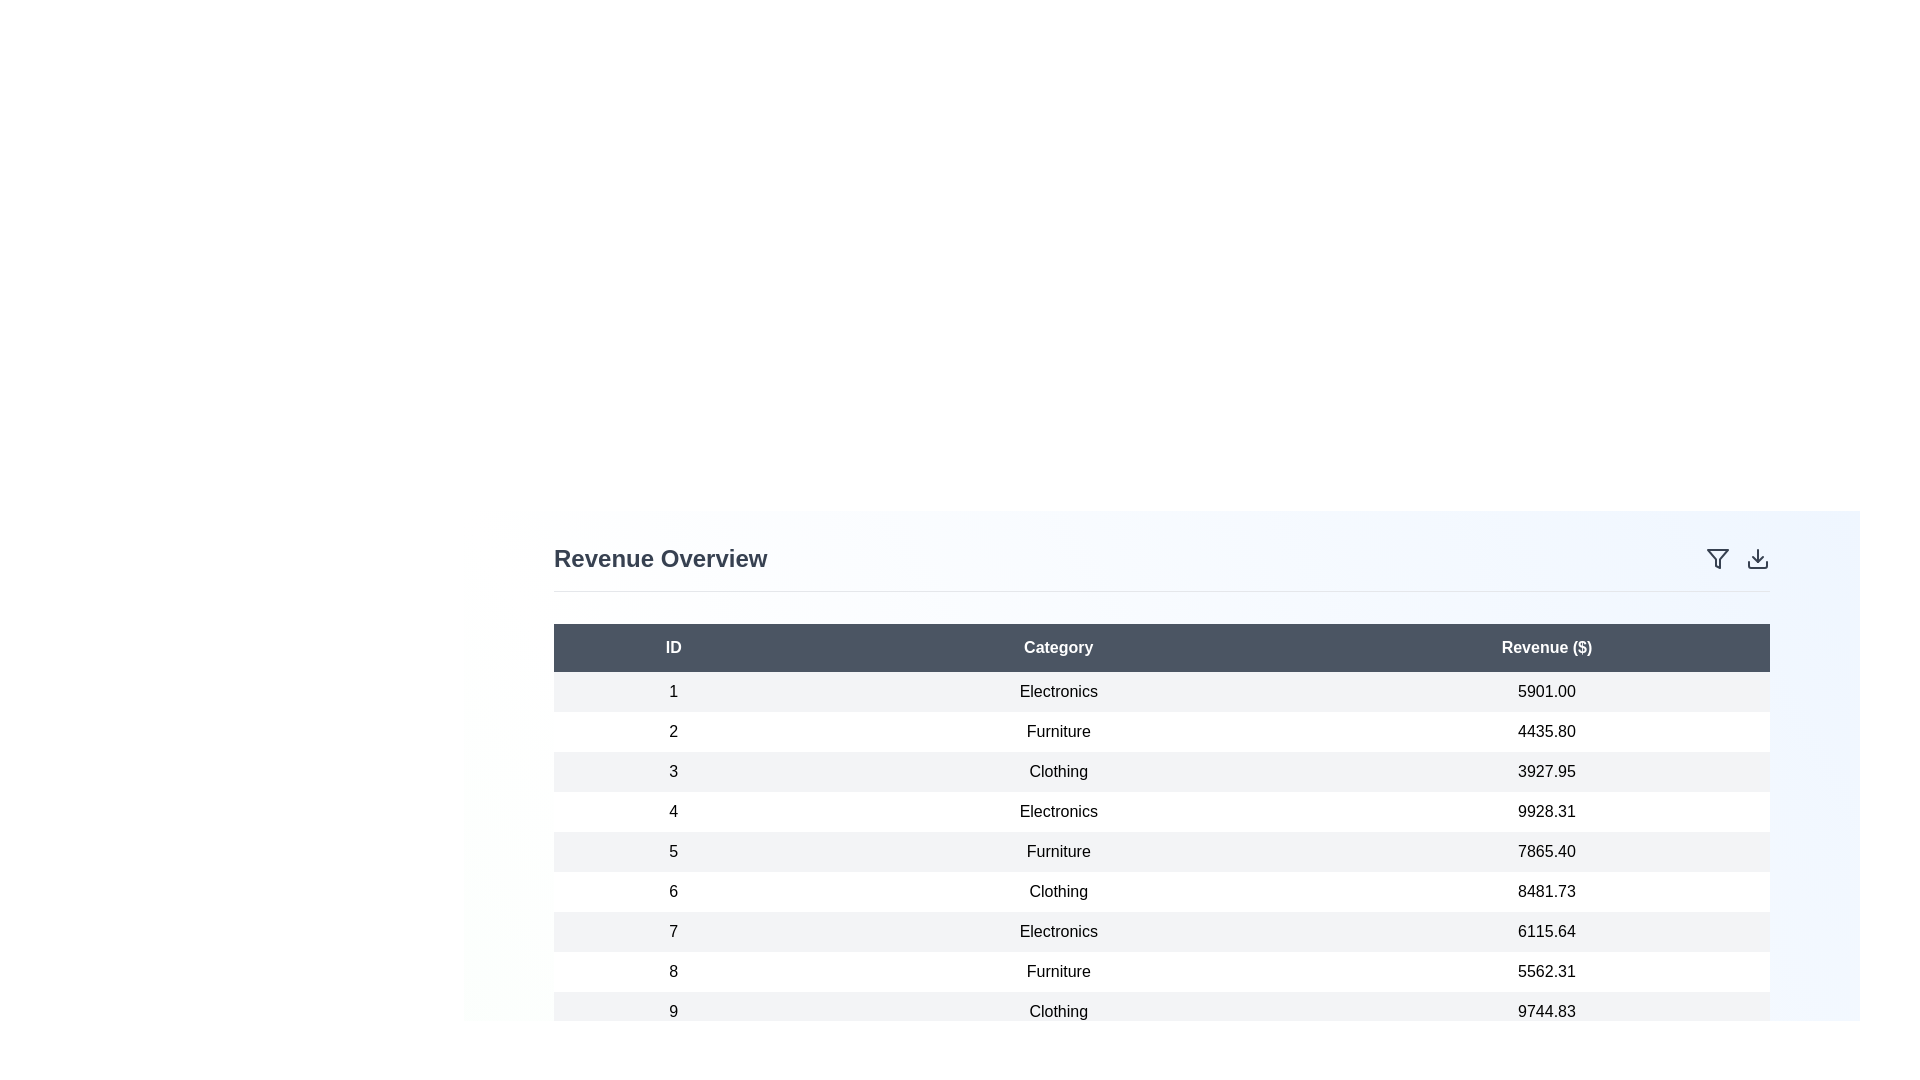  Describe the element at coordinates (673, 648) in the screenshot. I see `the table header 'ID' to sort the data` at that location.